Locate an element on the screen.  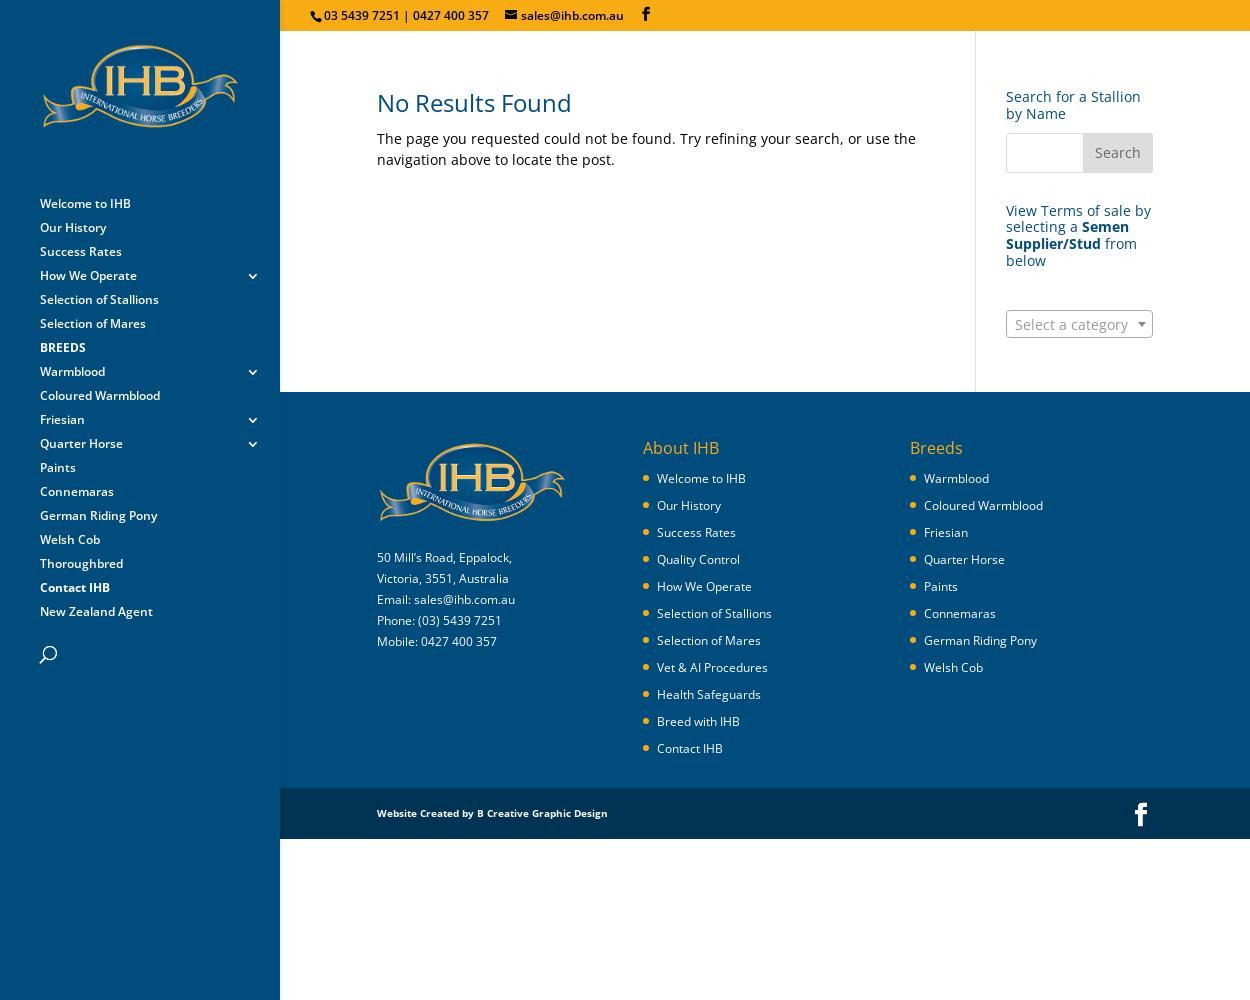
'Hengststation Bockmann' is located at coordinates (321, 443).